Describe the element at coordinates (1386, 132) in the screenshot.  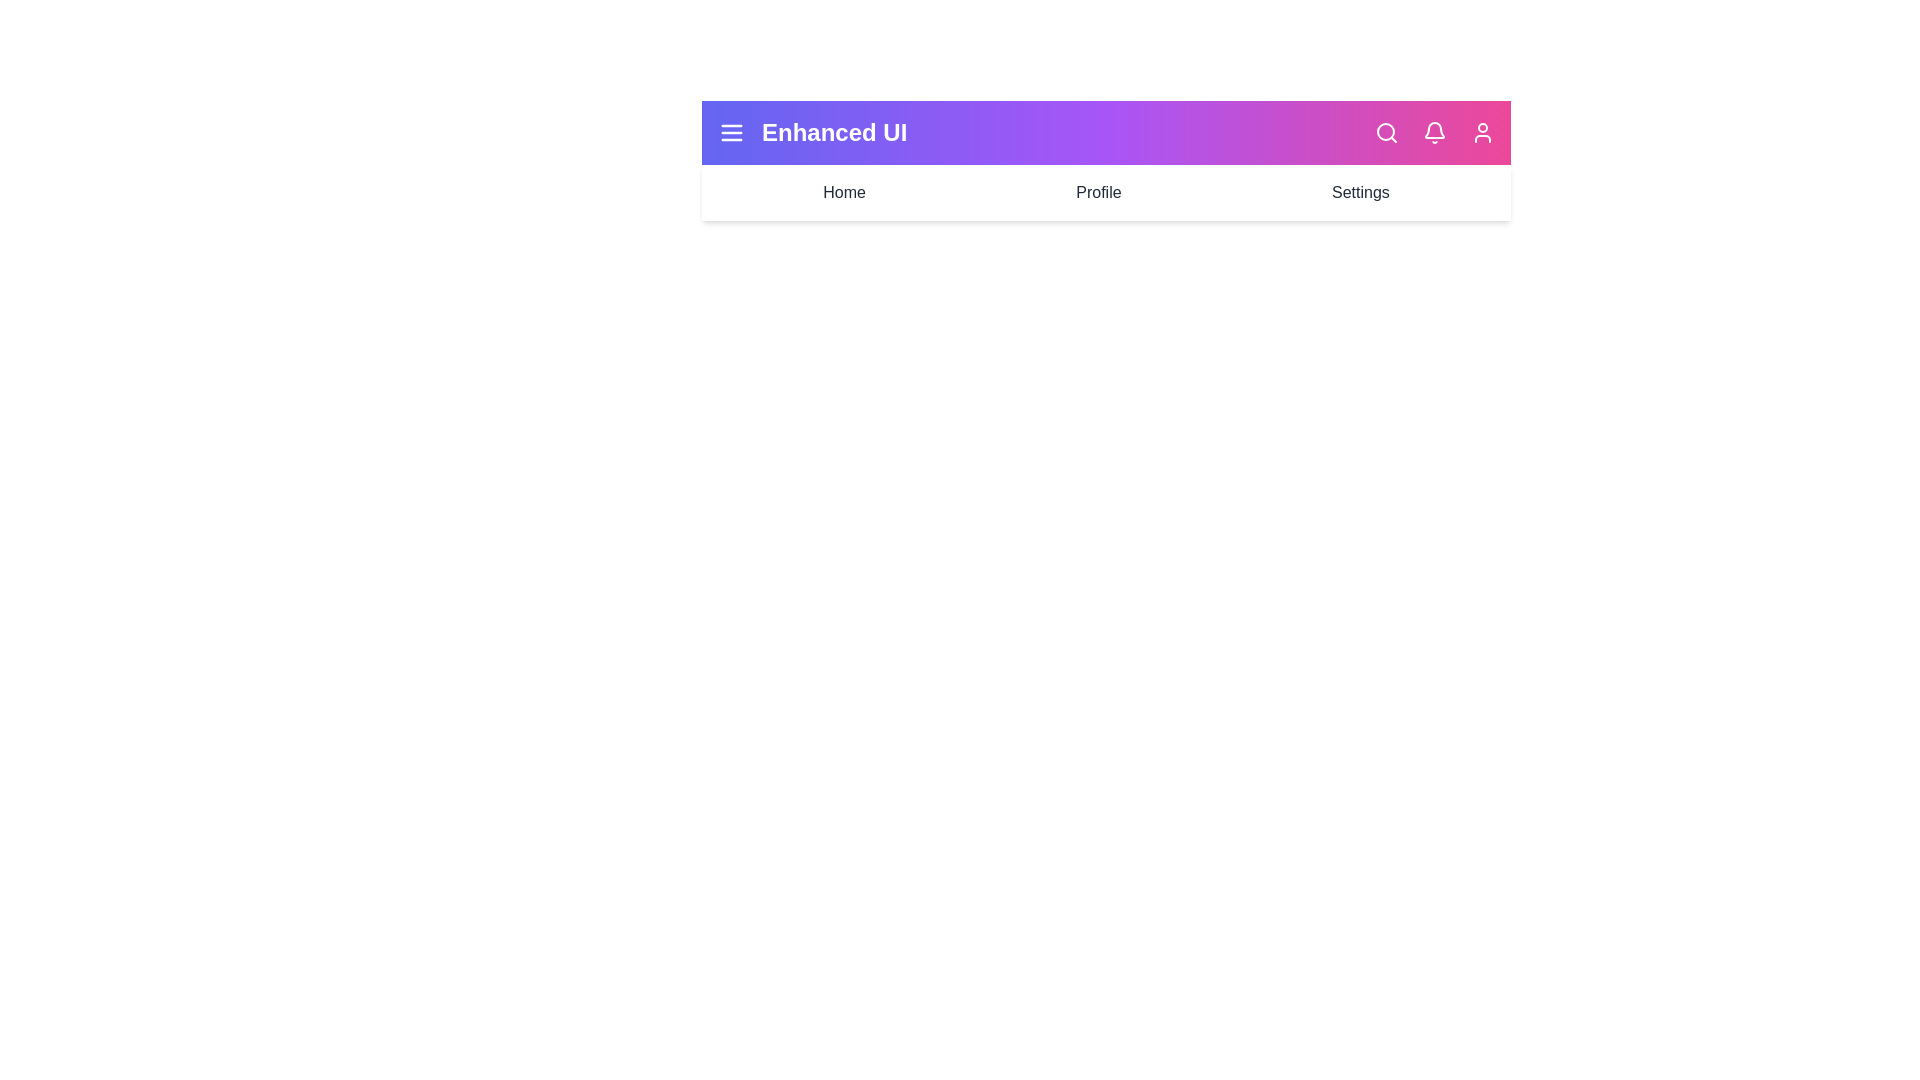
I see `the Search icon in the EnhancedAppBar` at that location.